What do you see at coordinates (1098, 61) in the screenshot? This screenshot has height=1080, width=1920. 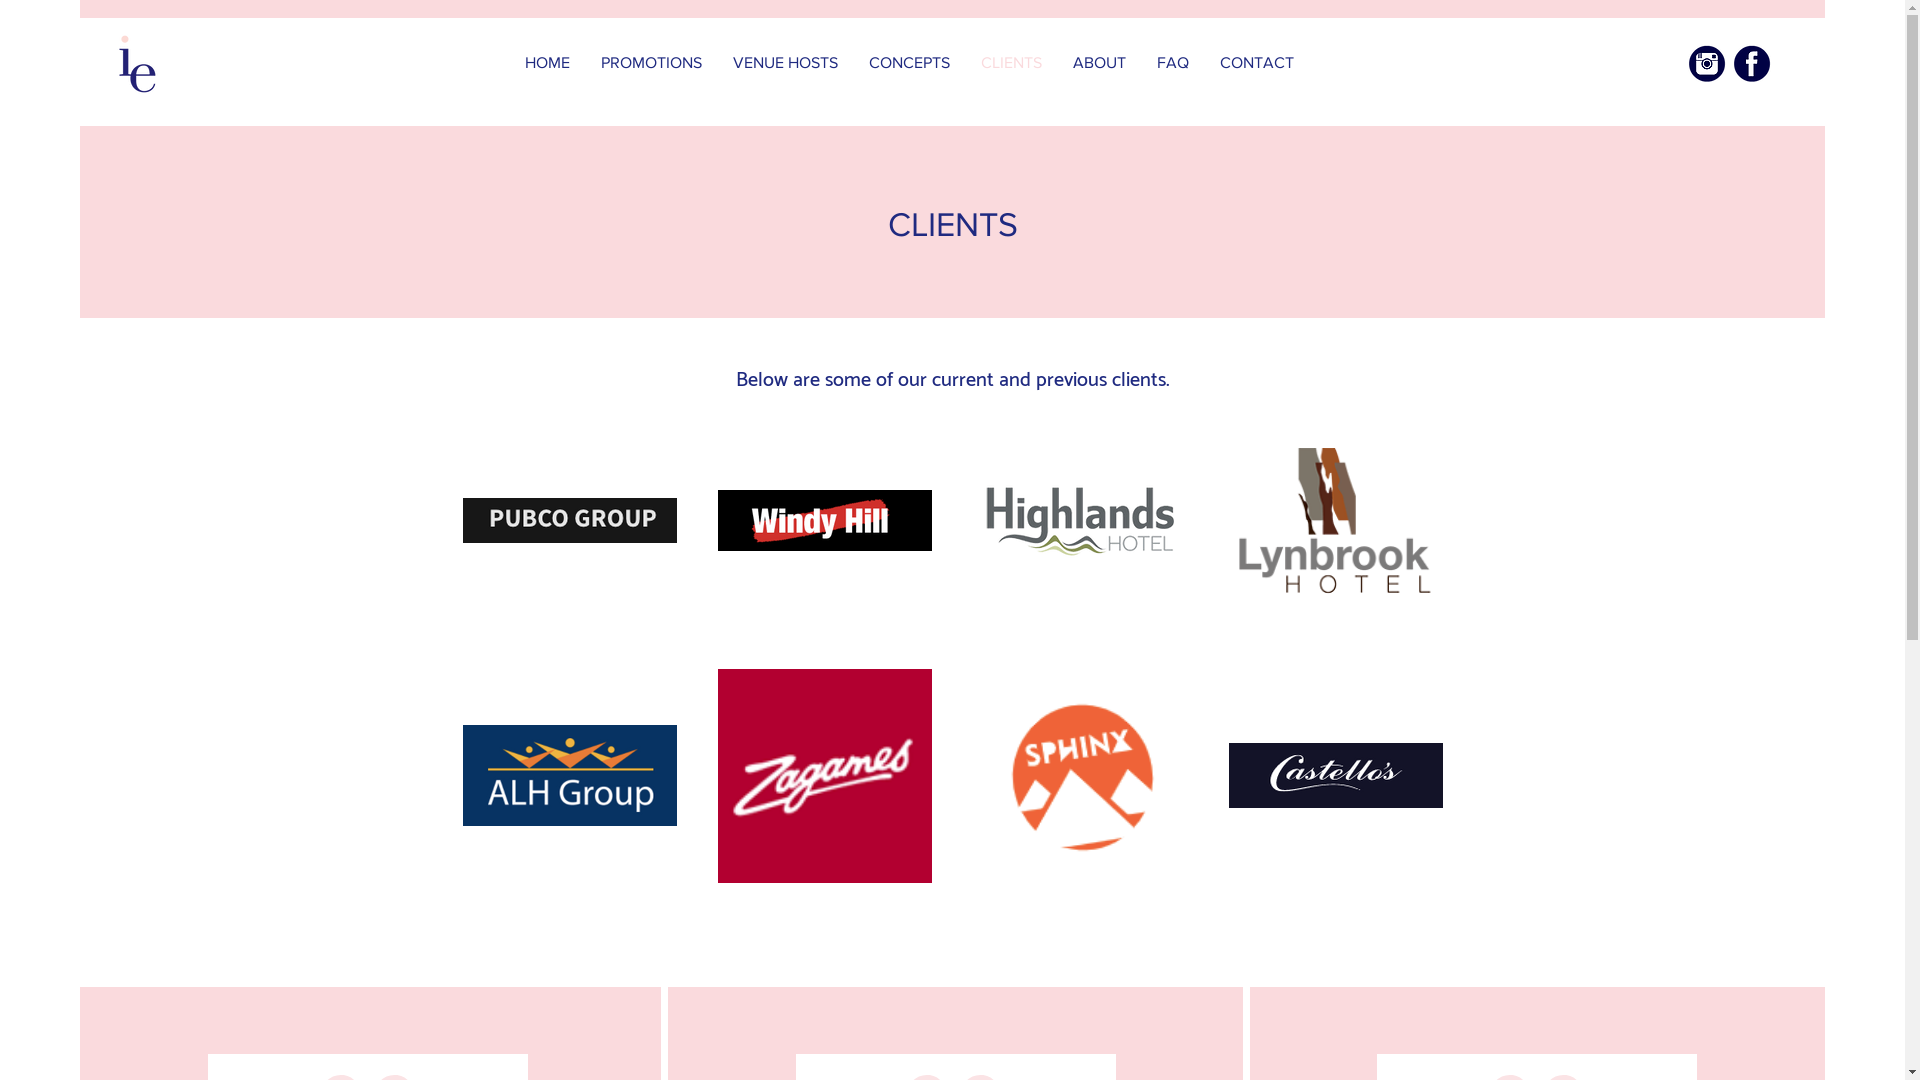 I see `'ABOUT'` at bounding box center [1098, 61].